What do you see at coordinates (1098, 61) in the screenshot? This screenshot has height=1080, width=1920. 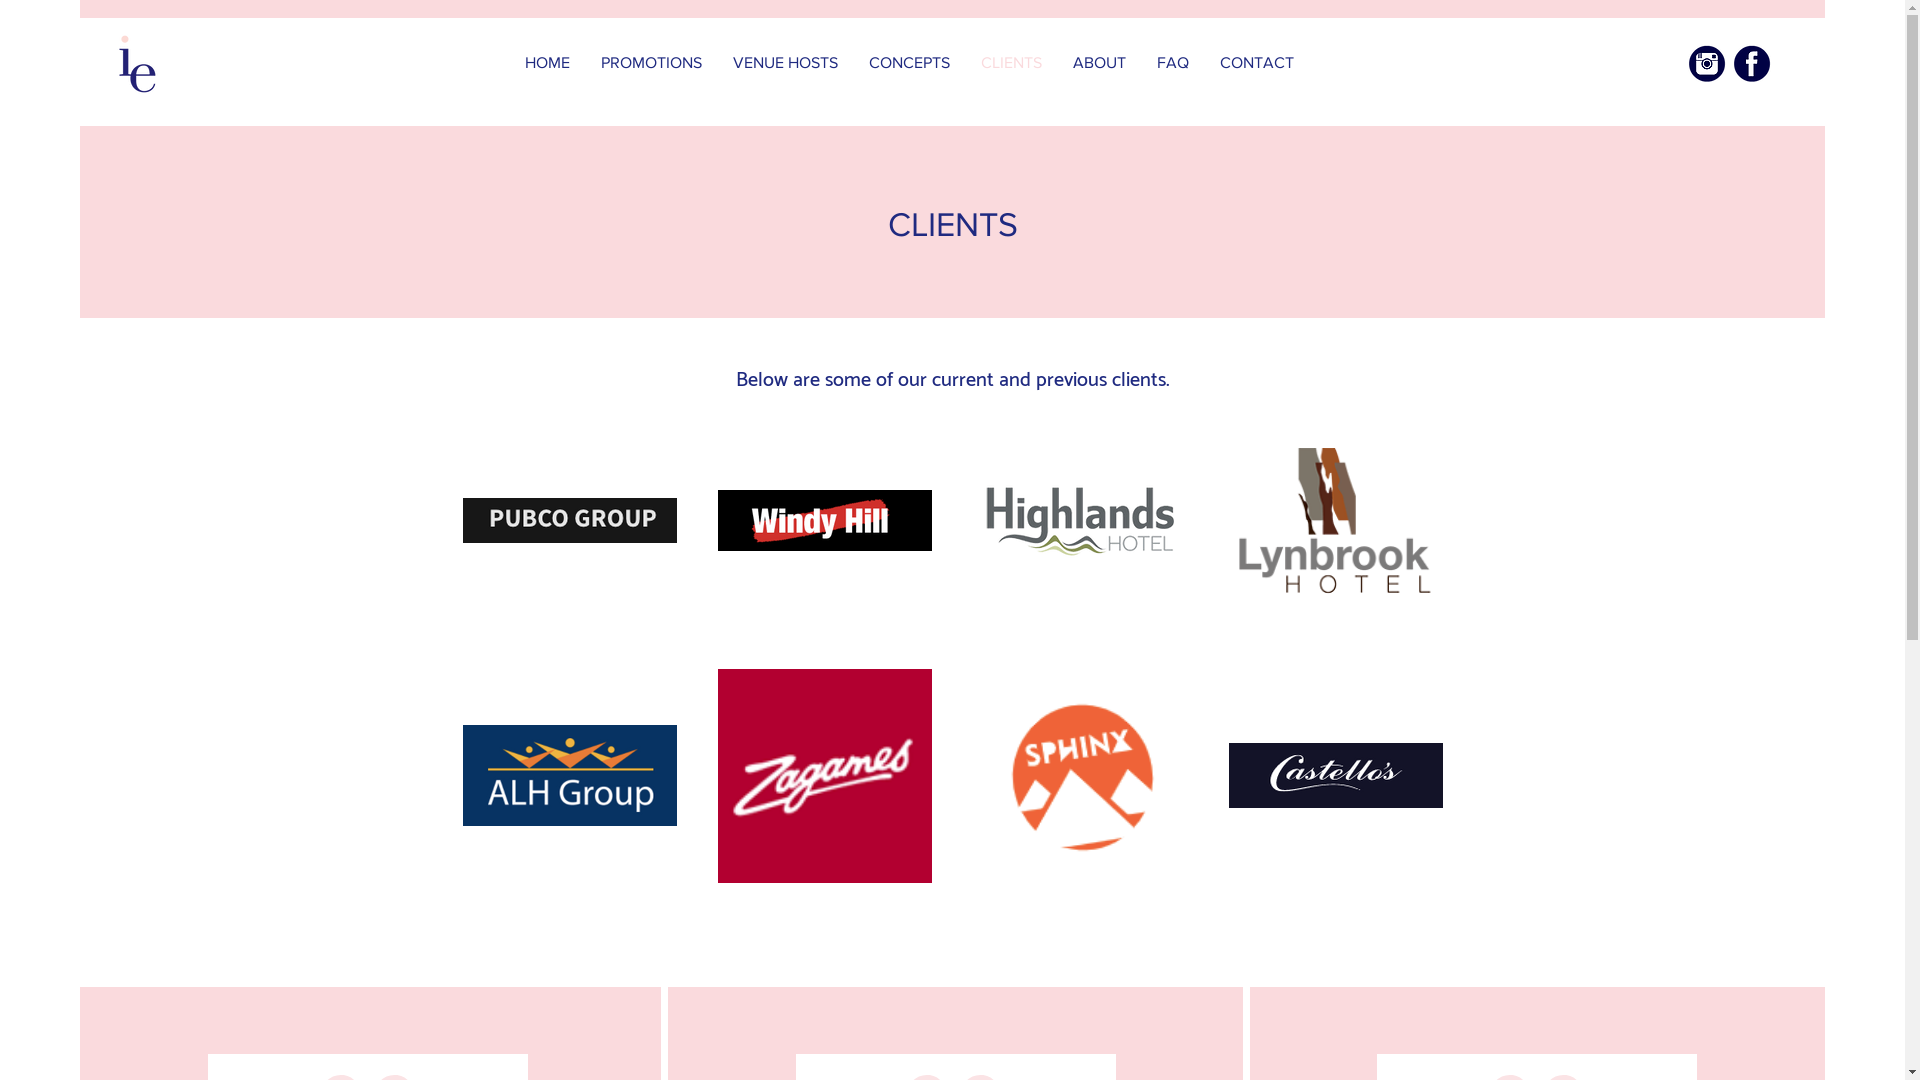 I see `'ABOUT'` at bounding box center [1098, 61].